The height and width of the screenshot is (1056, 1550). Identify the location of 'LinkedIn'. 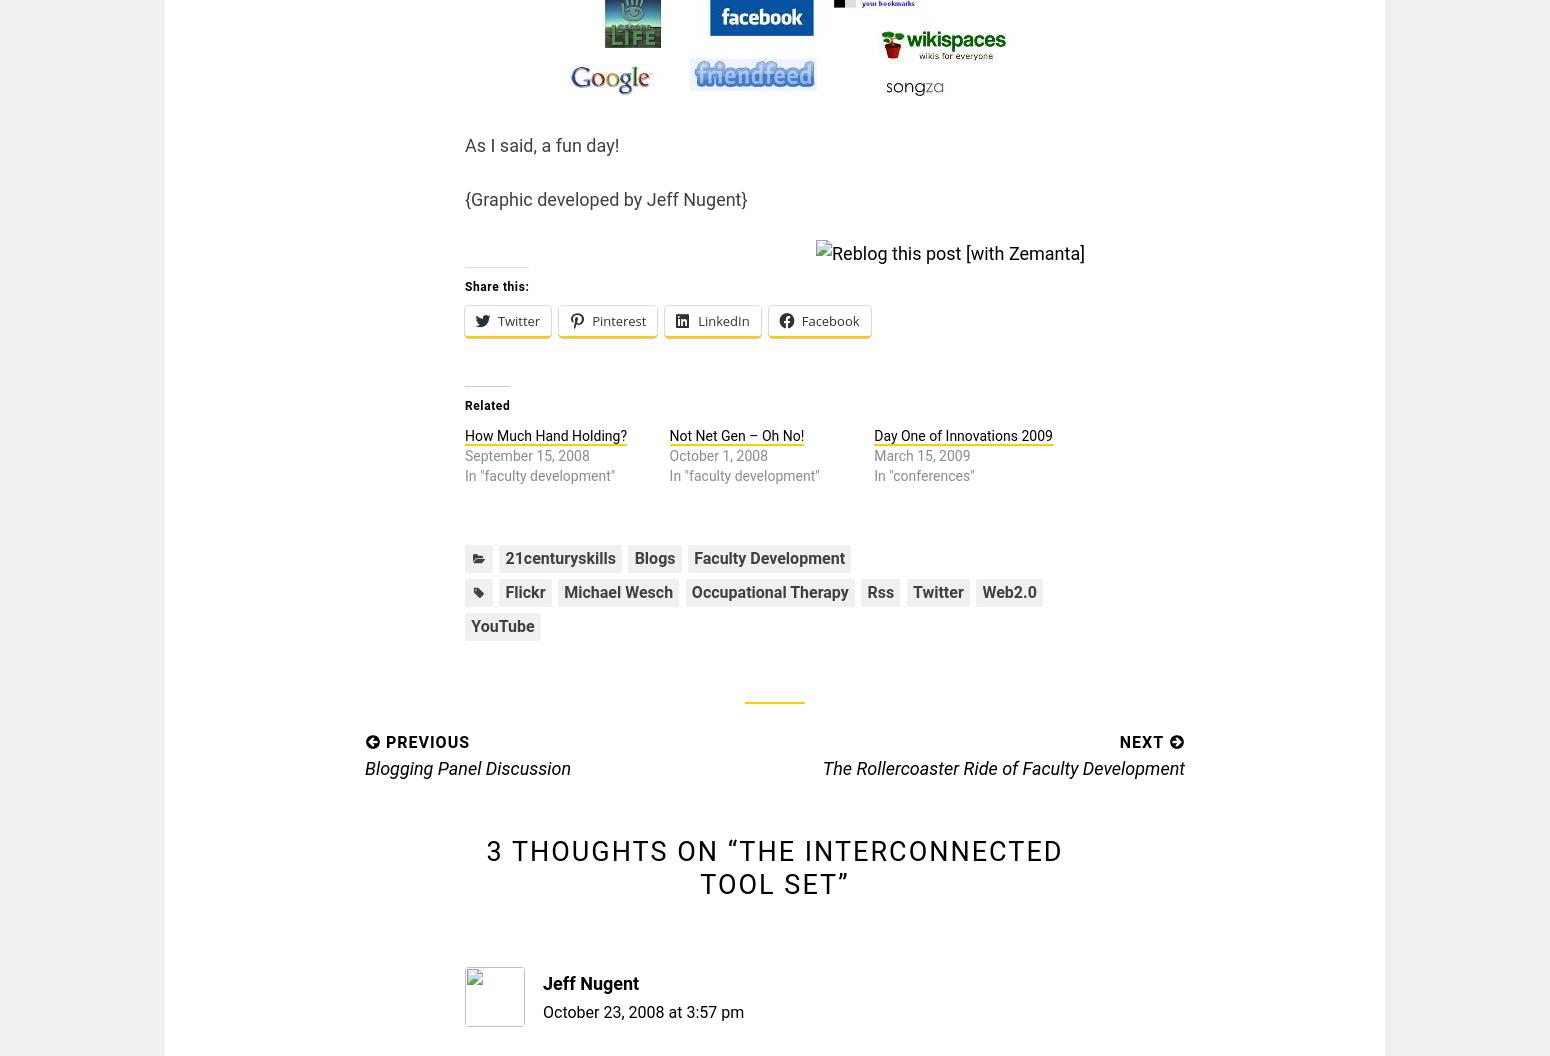
(696, 321).